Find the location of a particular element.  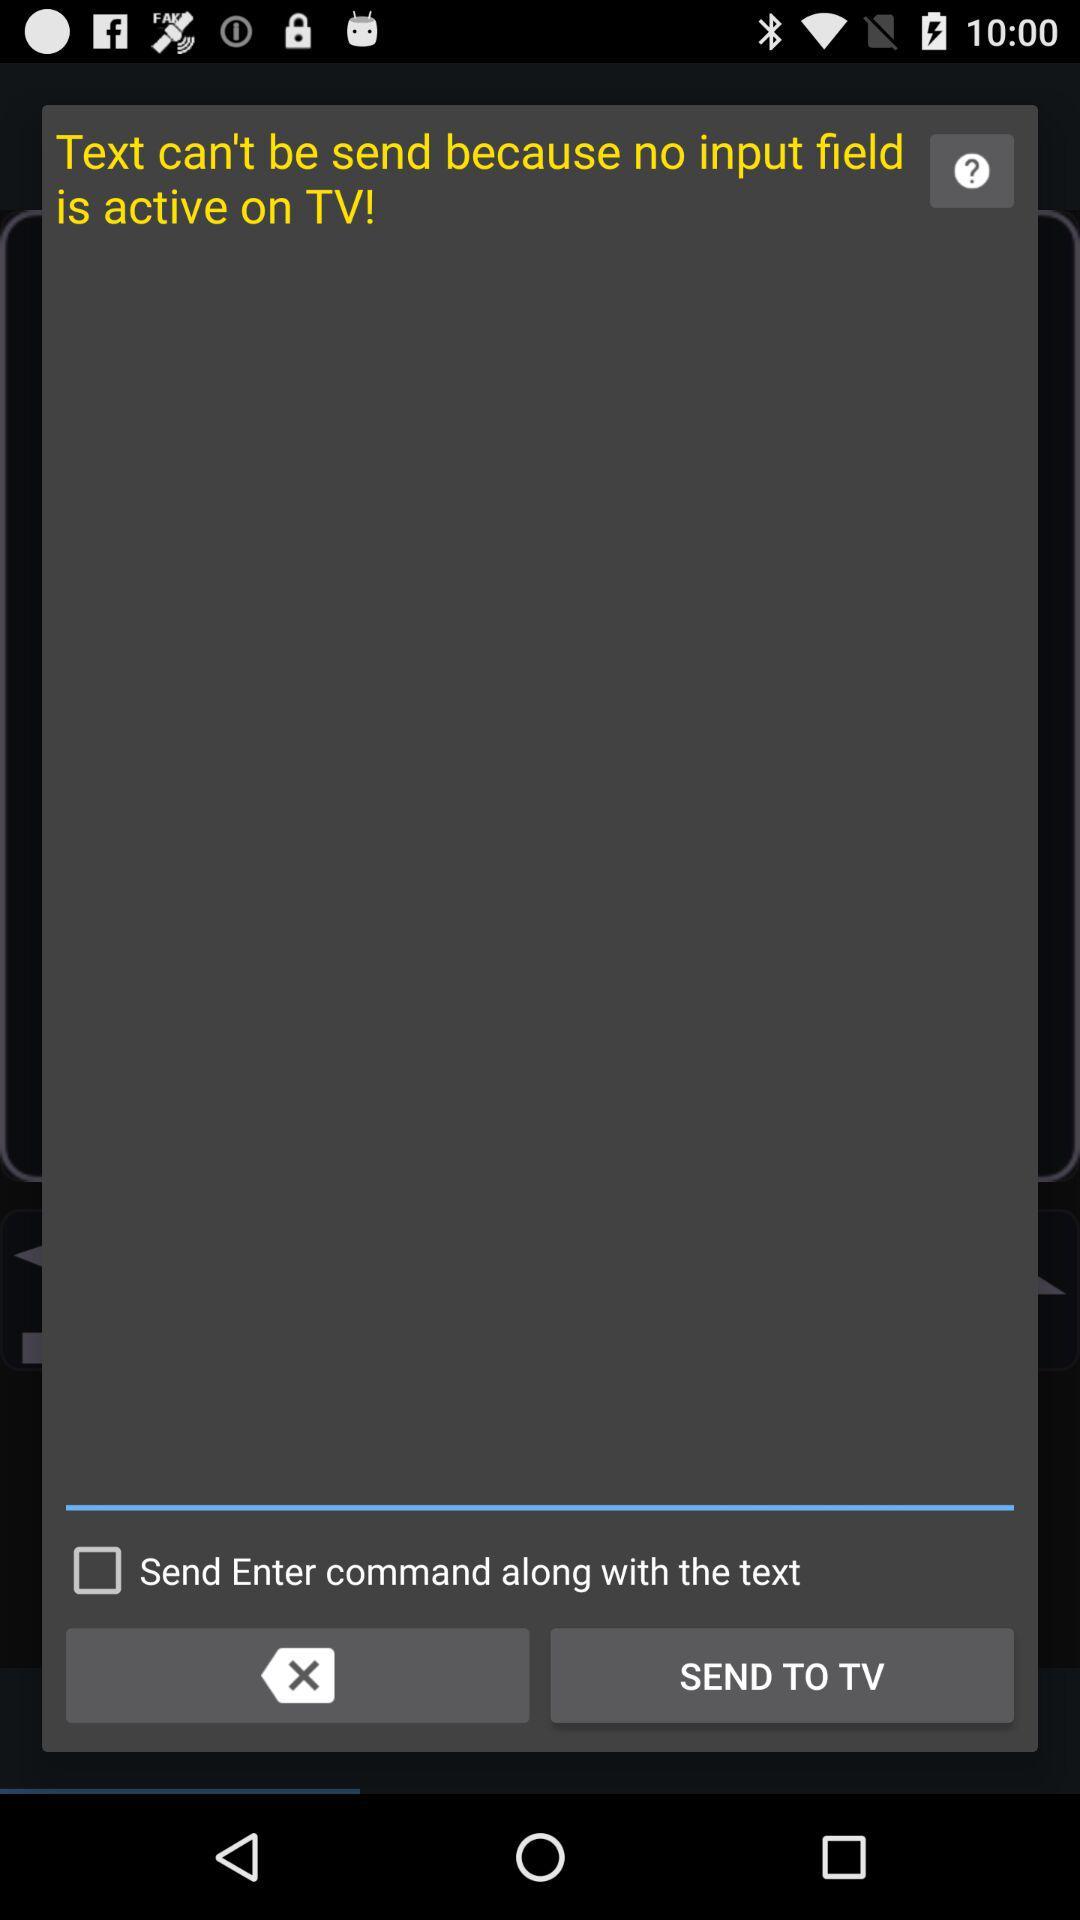

item is located at coordinates (540, 881).